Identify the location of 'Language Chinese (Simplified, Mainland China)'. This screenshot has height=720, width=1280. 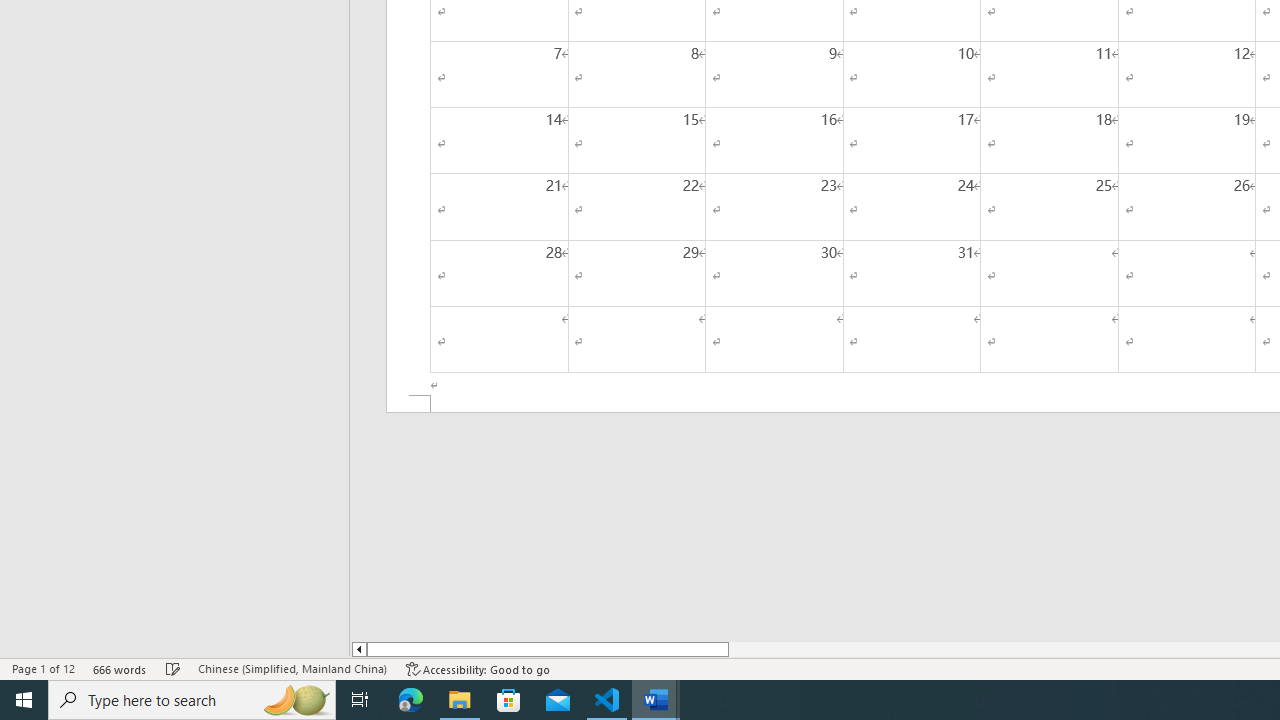
(291, 669).